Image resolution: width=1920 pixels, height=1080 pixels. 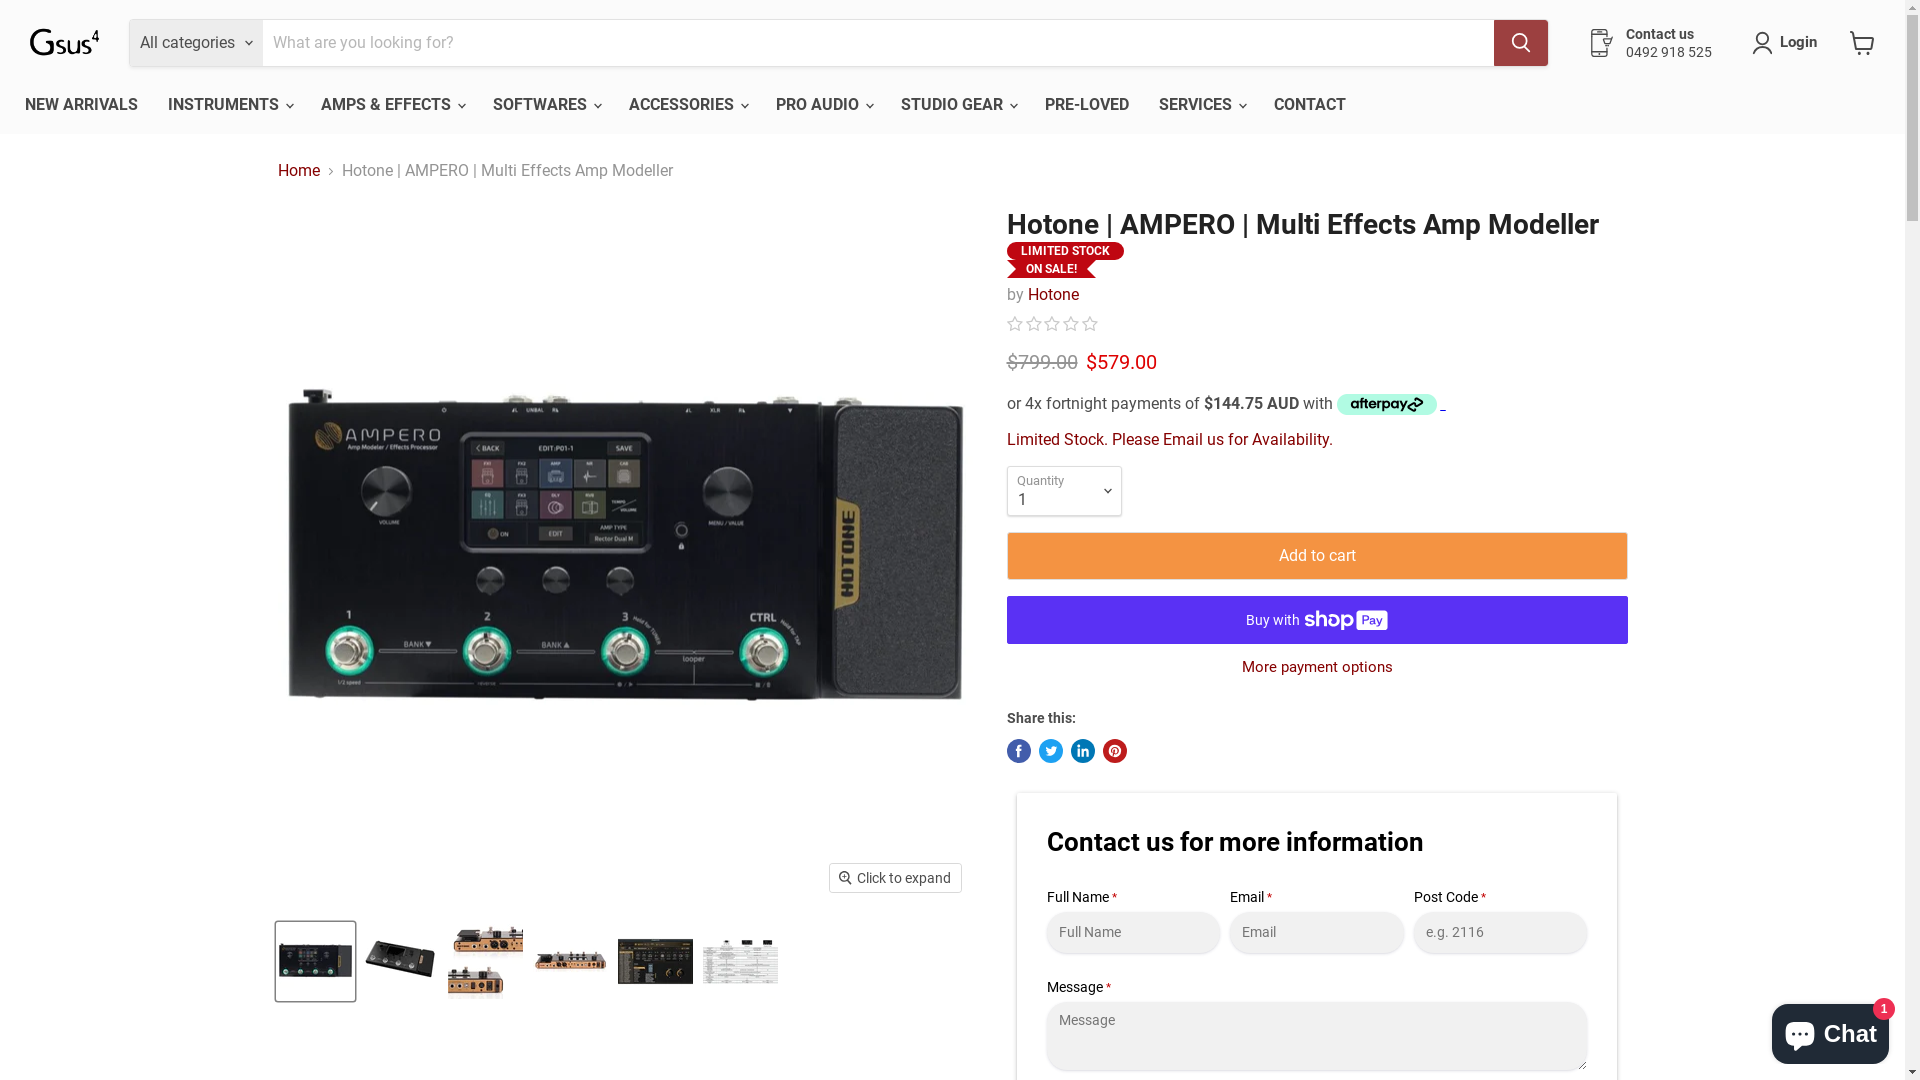 What do you see at coordinates (546, 104) in the screenshot?
I see `'SOFTWARES'` at bounding box center [546, 104].